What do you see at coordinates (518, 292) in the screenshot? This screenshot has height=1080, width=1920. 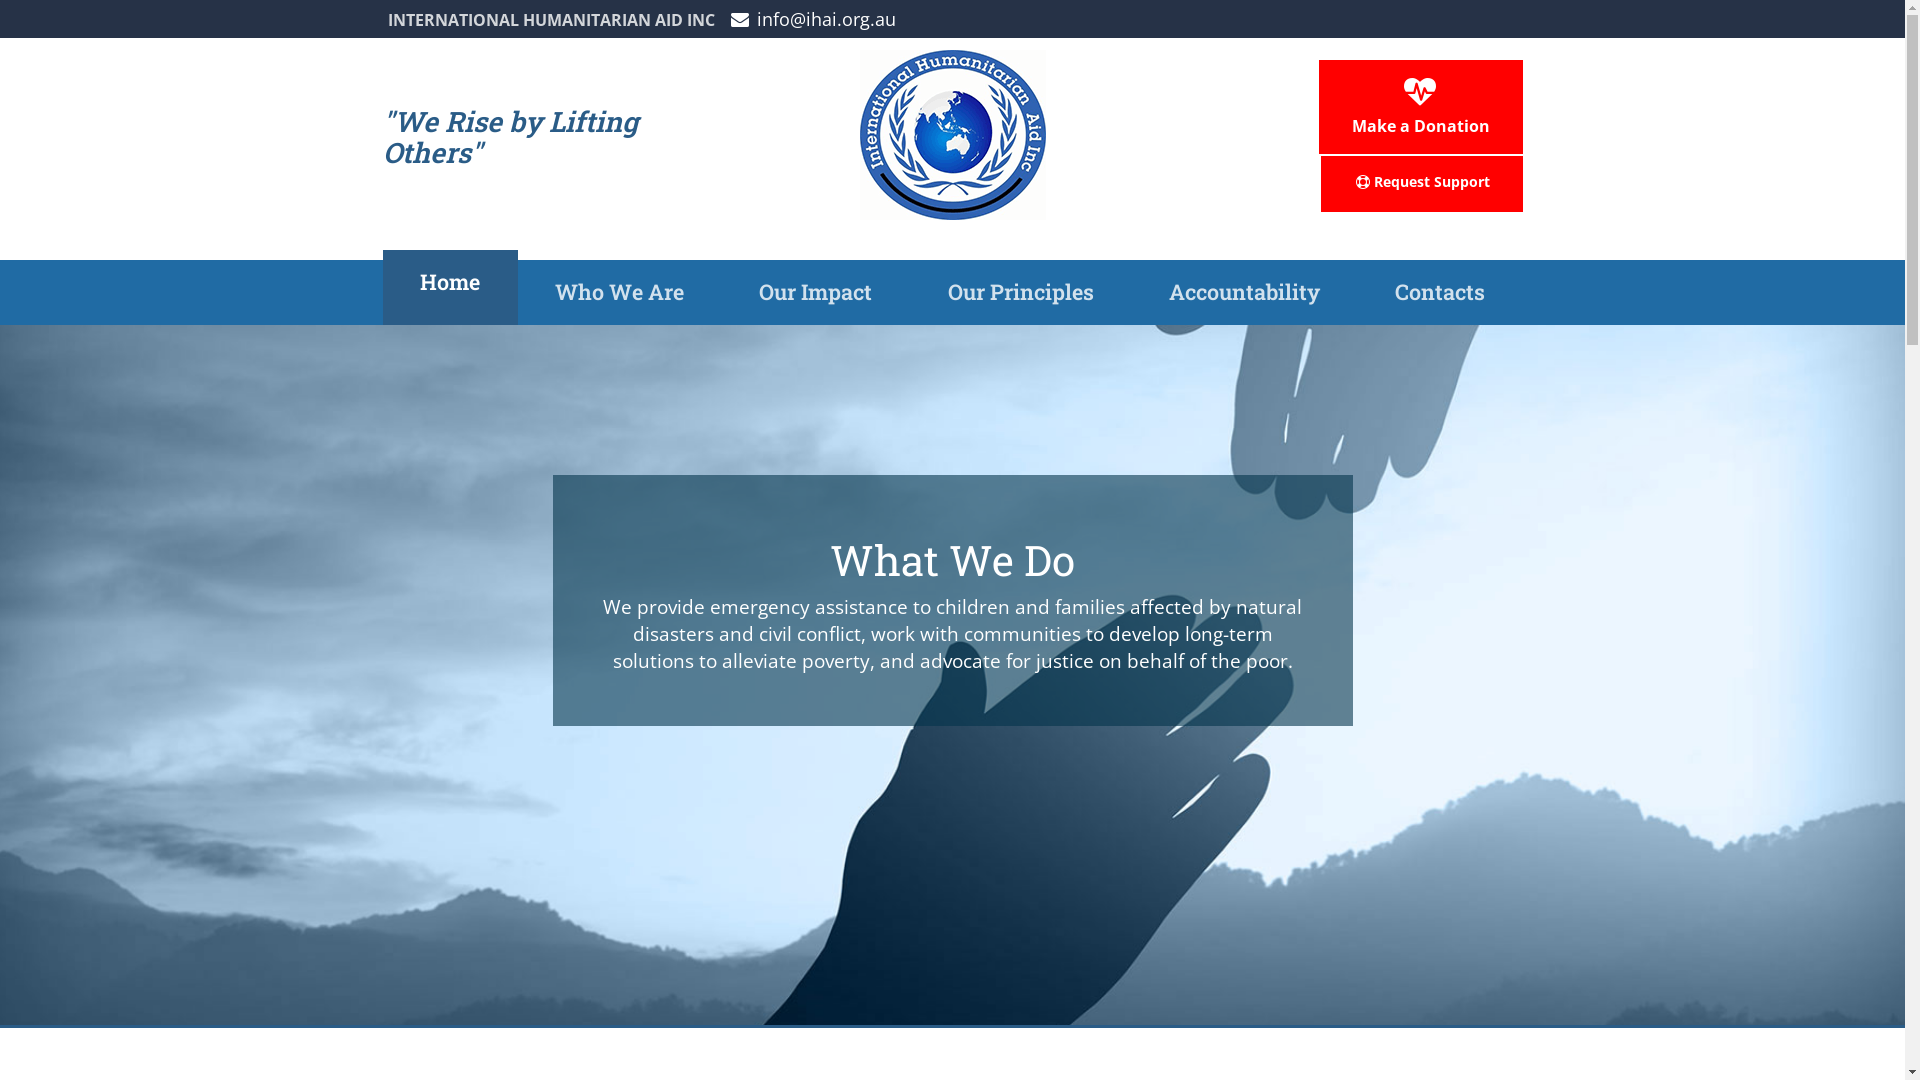 I see `'Who We Are'` at bounding box center [518, 292].